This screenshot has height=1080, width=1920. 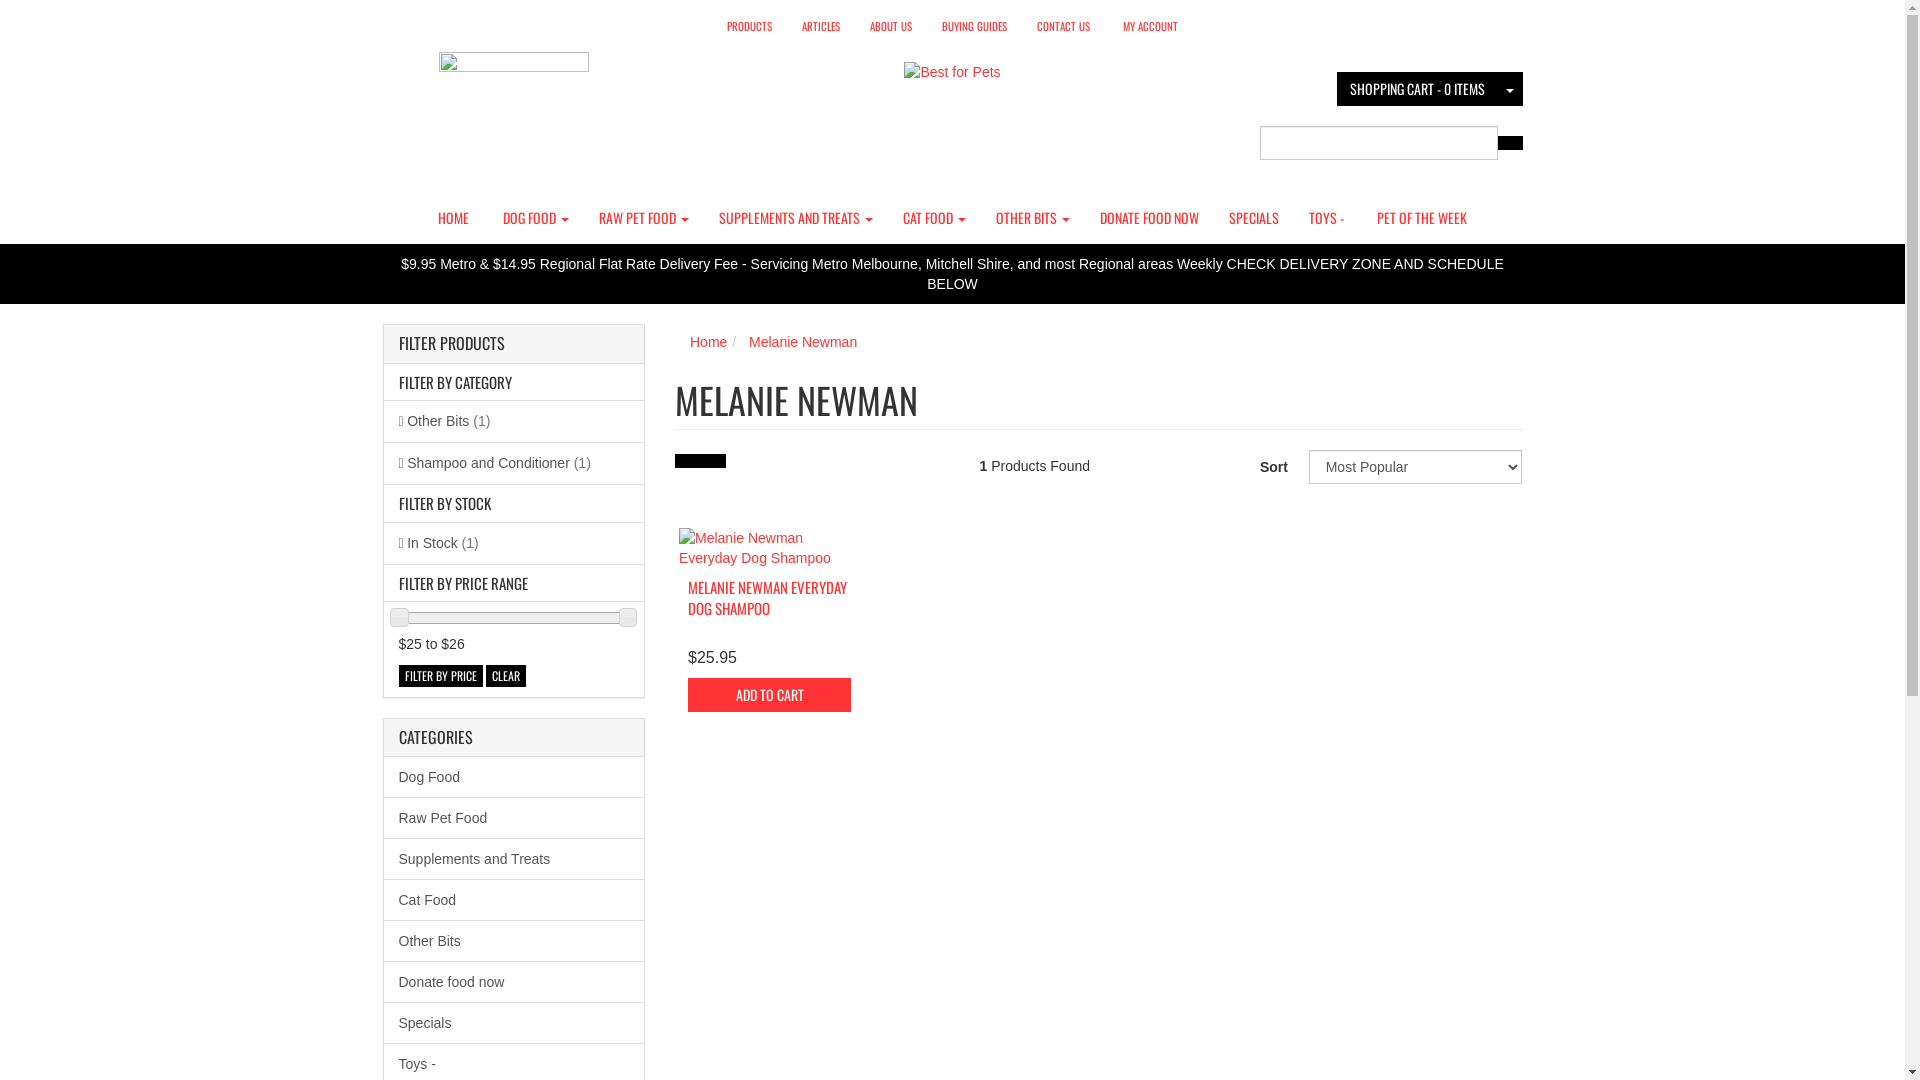 I want to click on 'Other Bits (1)', so click(x=514, y=419).